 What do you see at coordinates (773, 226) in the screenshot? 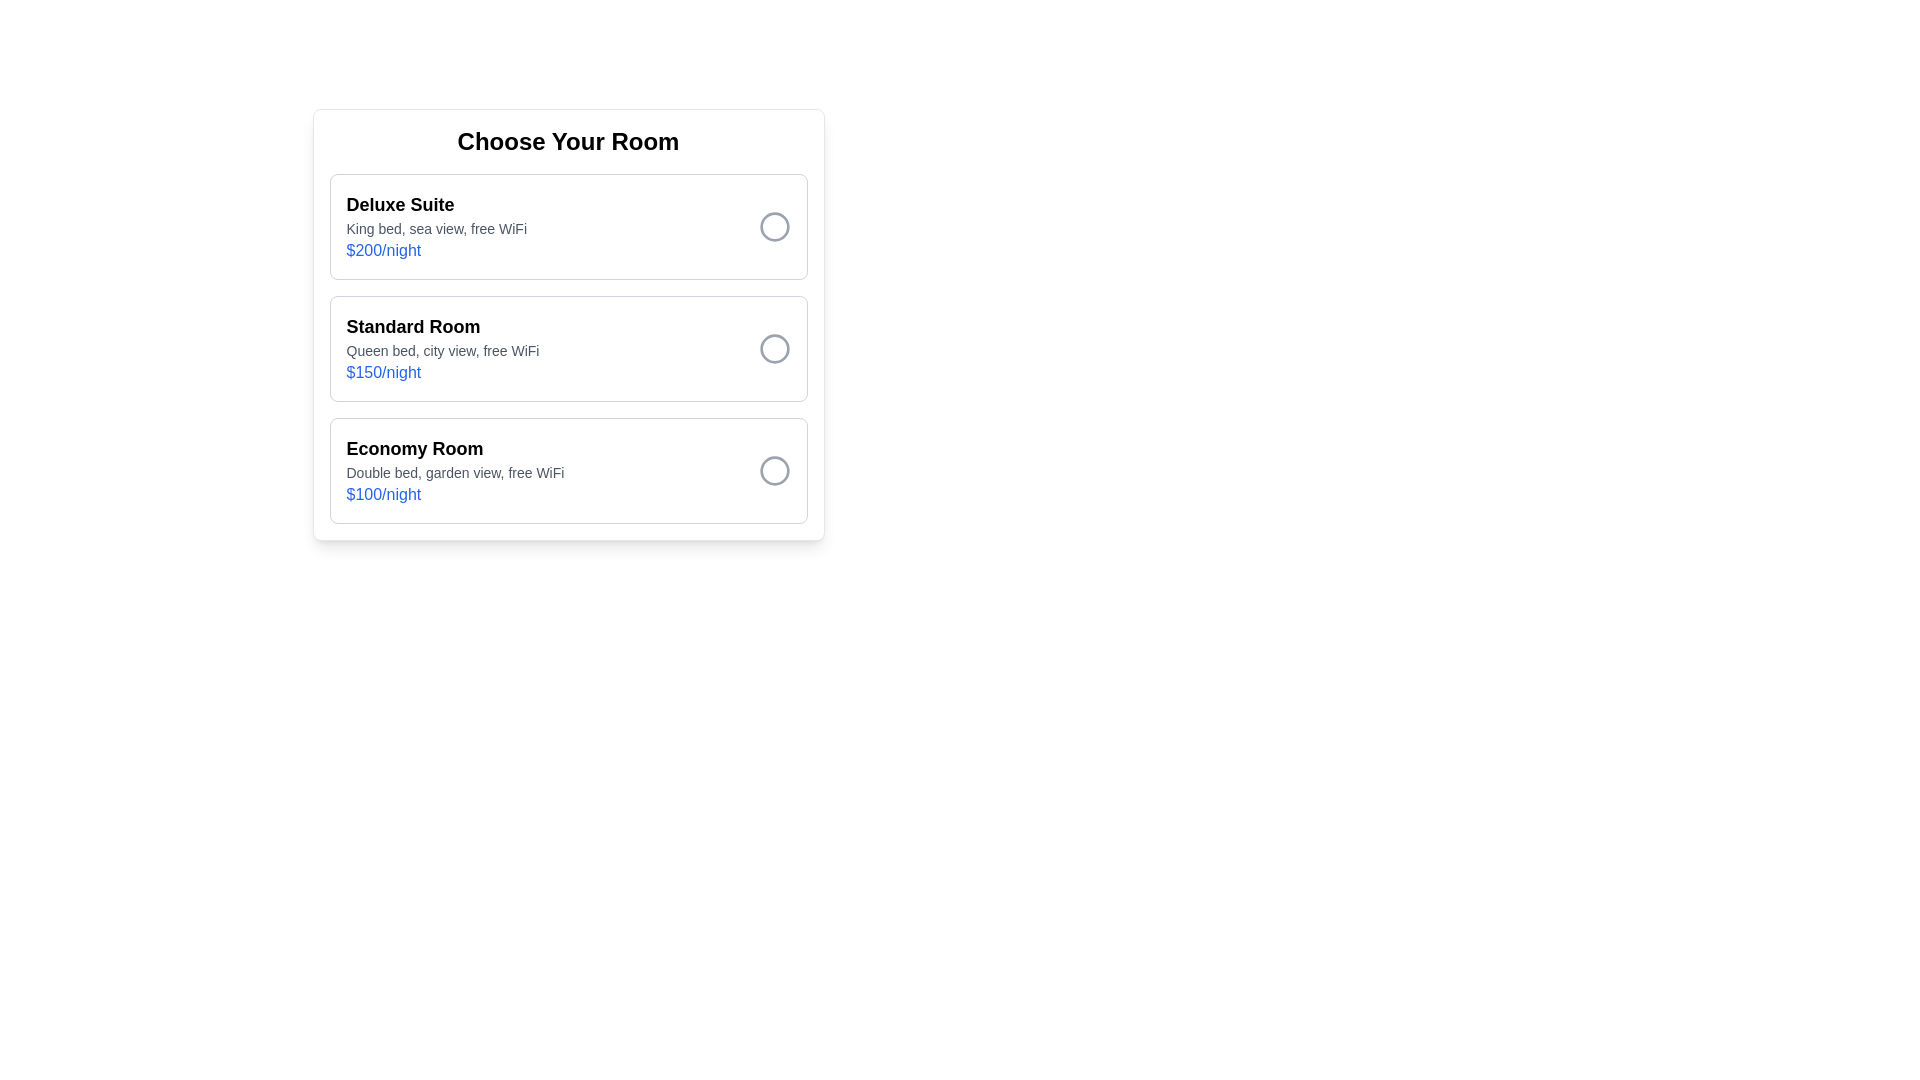
I see `the radio button for the 'Deluxe Suite' room located at the far right of the 'Deluxe Suite' card in the 'Choose Your Room' section` at bounding box center [773, 226].